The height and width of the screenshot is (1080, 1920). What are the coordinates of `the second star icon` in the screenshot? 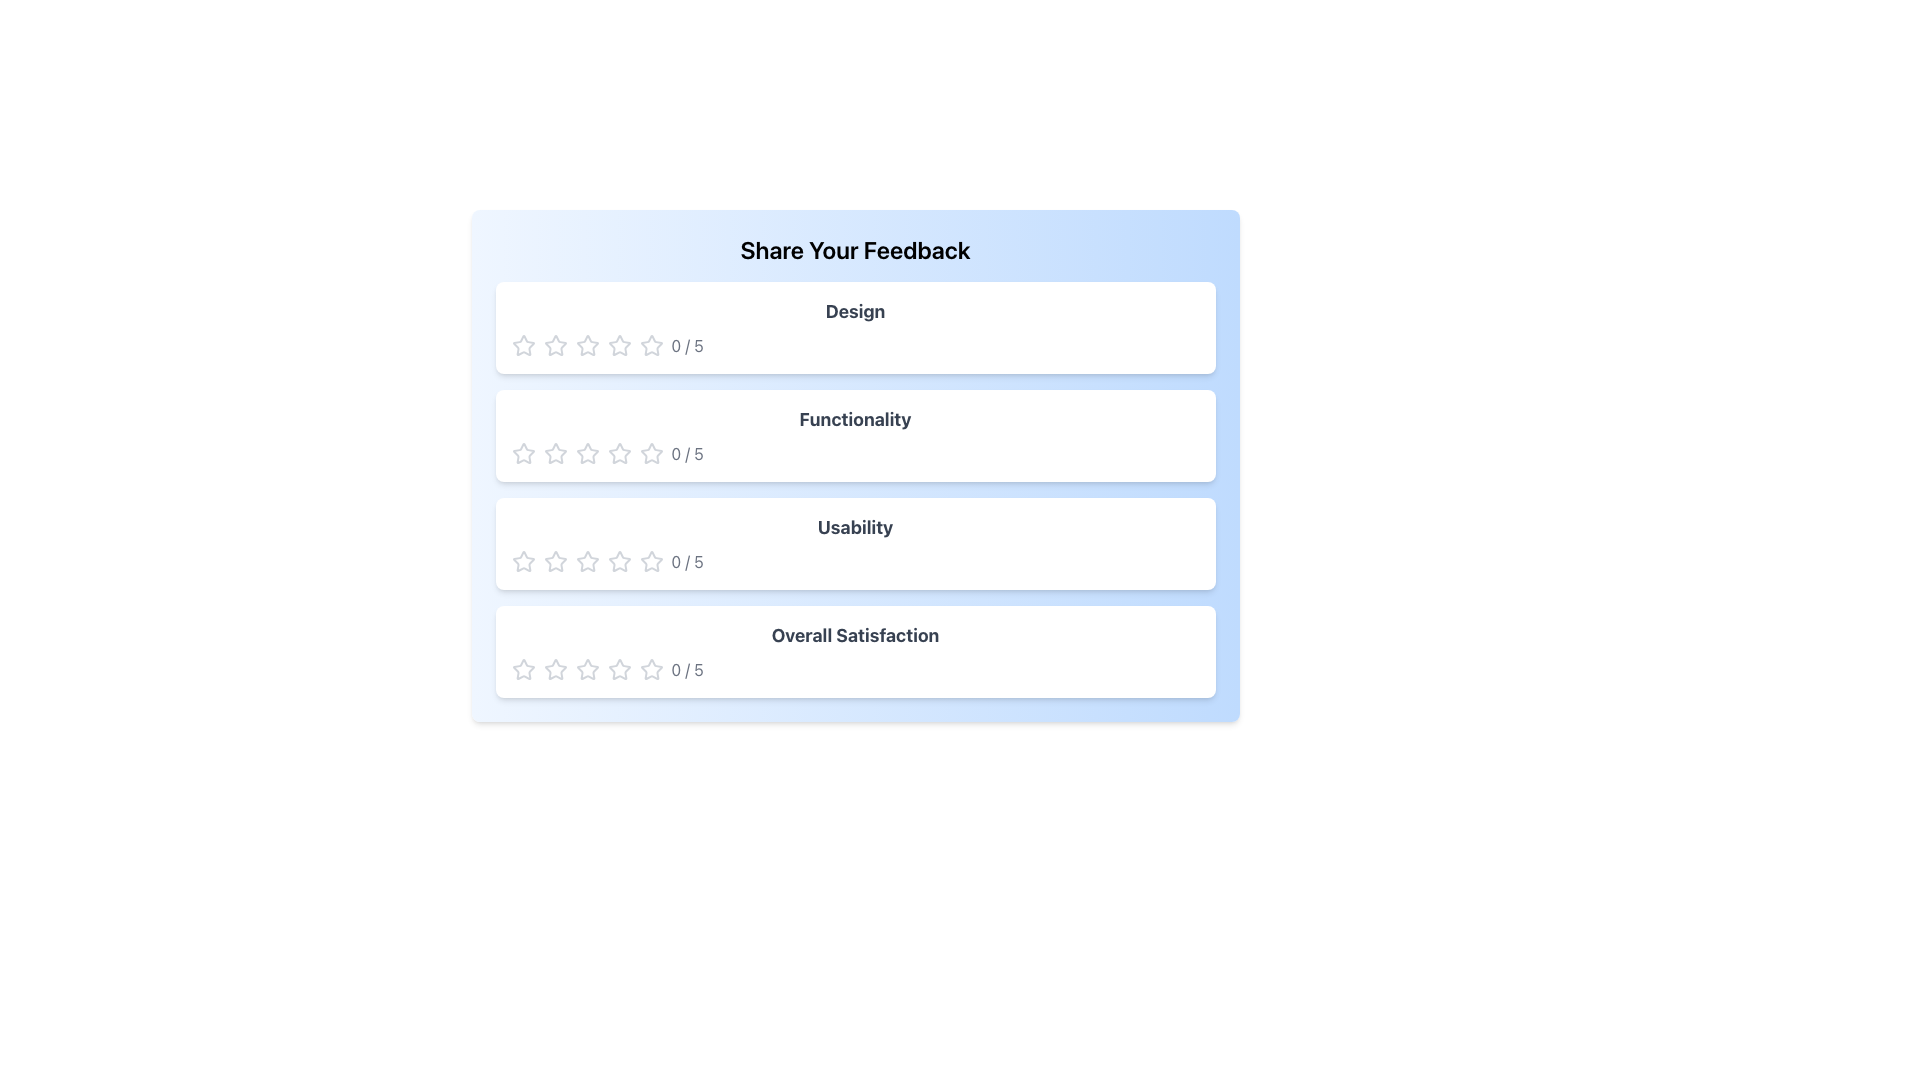 It's located at (555, 562).